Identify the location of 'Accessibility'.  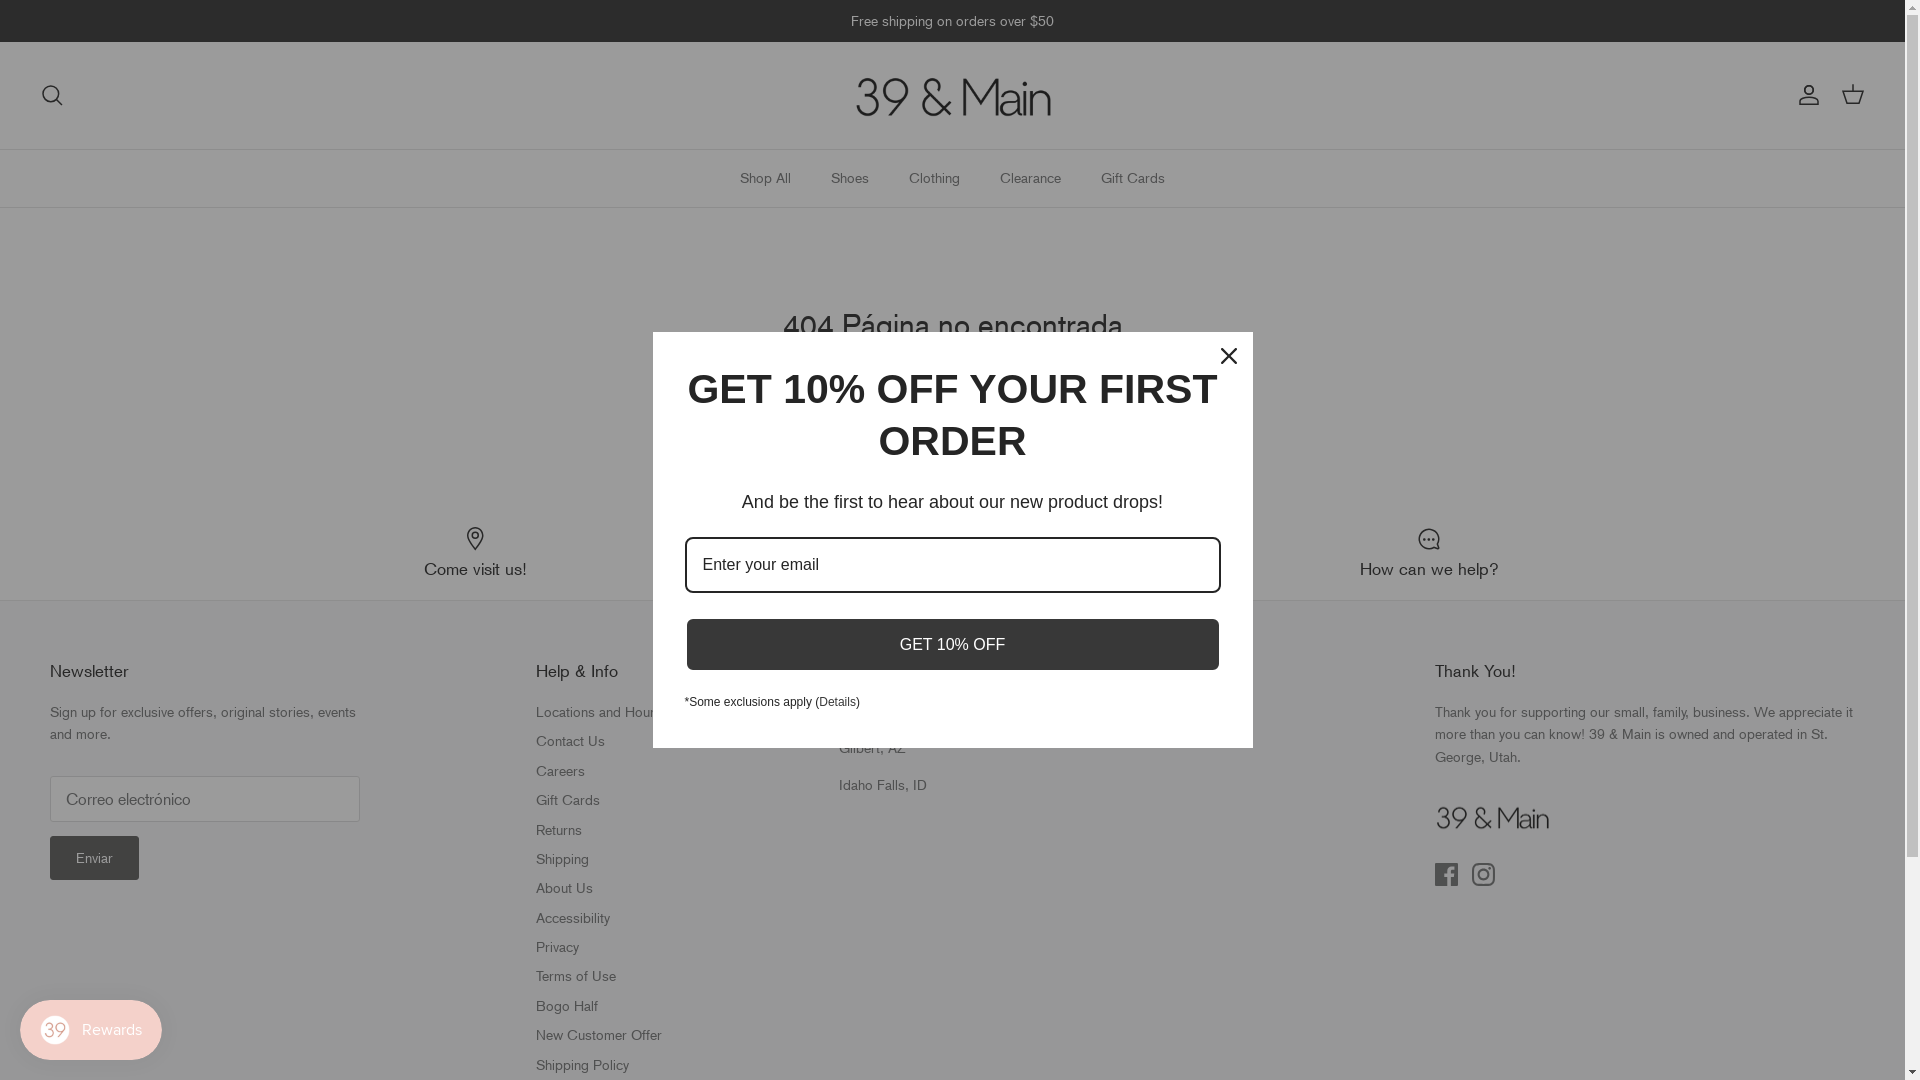
(571, 918).